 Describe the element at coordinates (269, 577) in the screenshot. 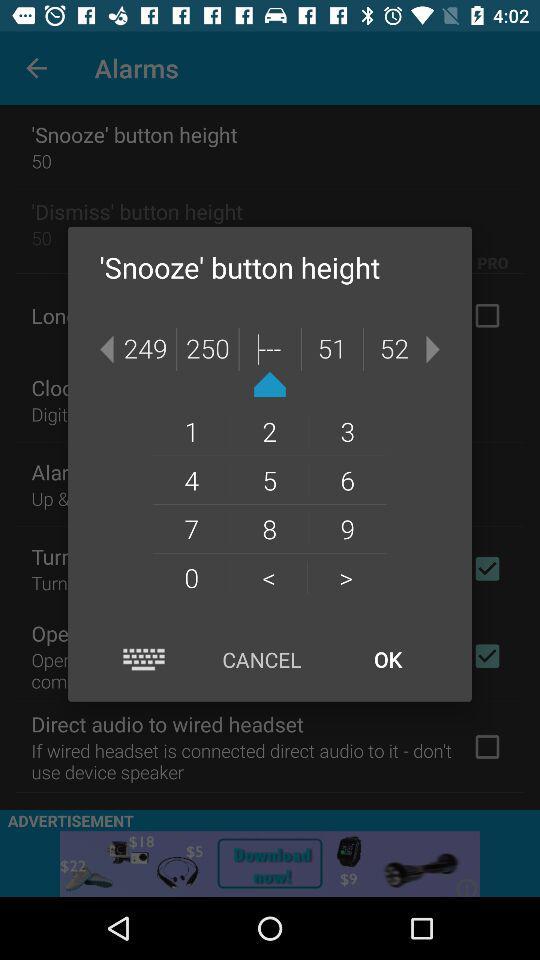

I see `the item above cancel item` at that location.